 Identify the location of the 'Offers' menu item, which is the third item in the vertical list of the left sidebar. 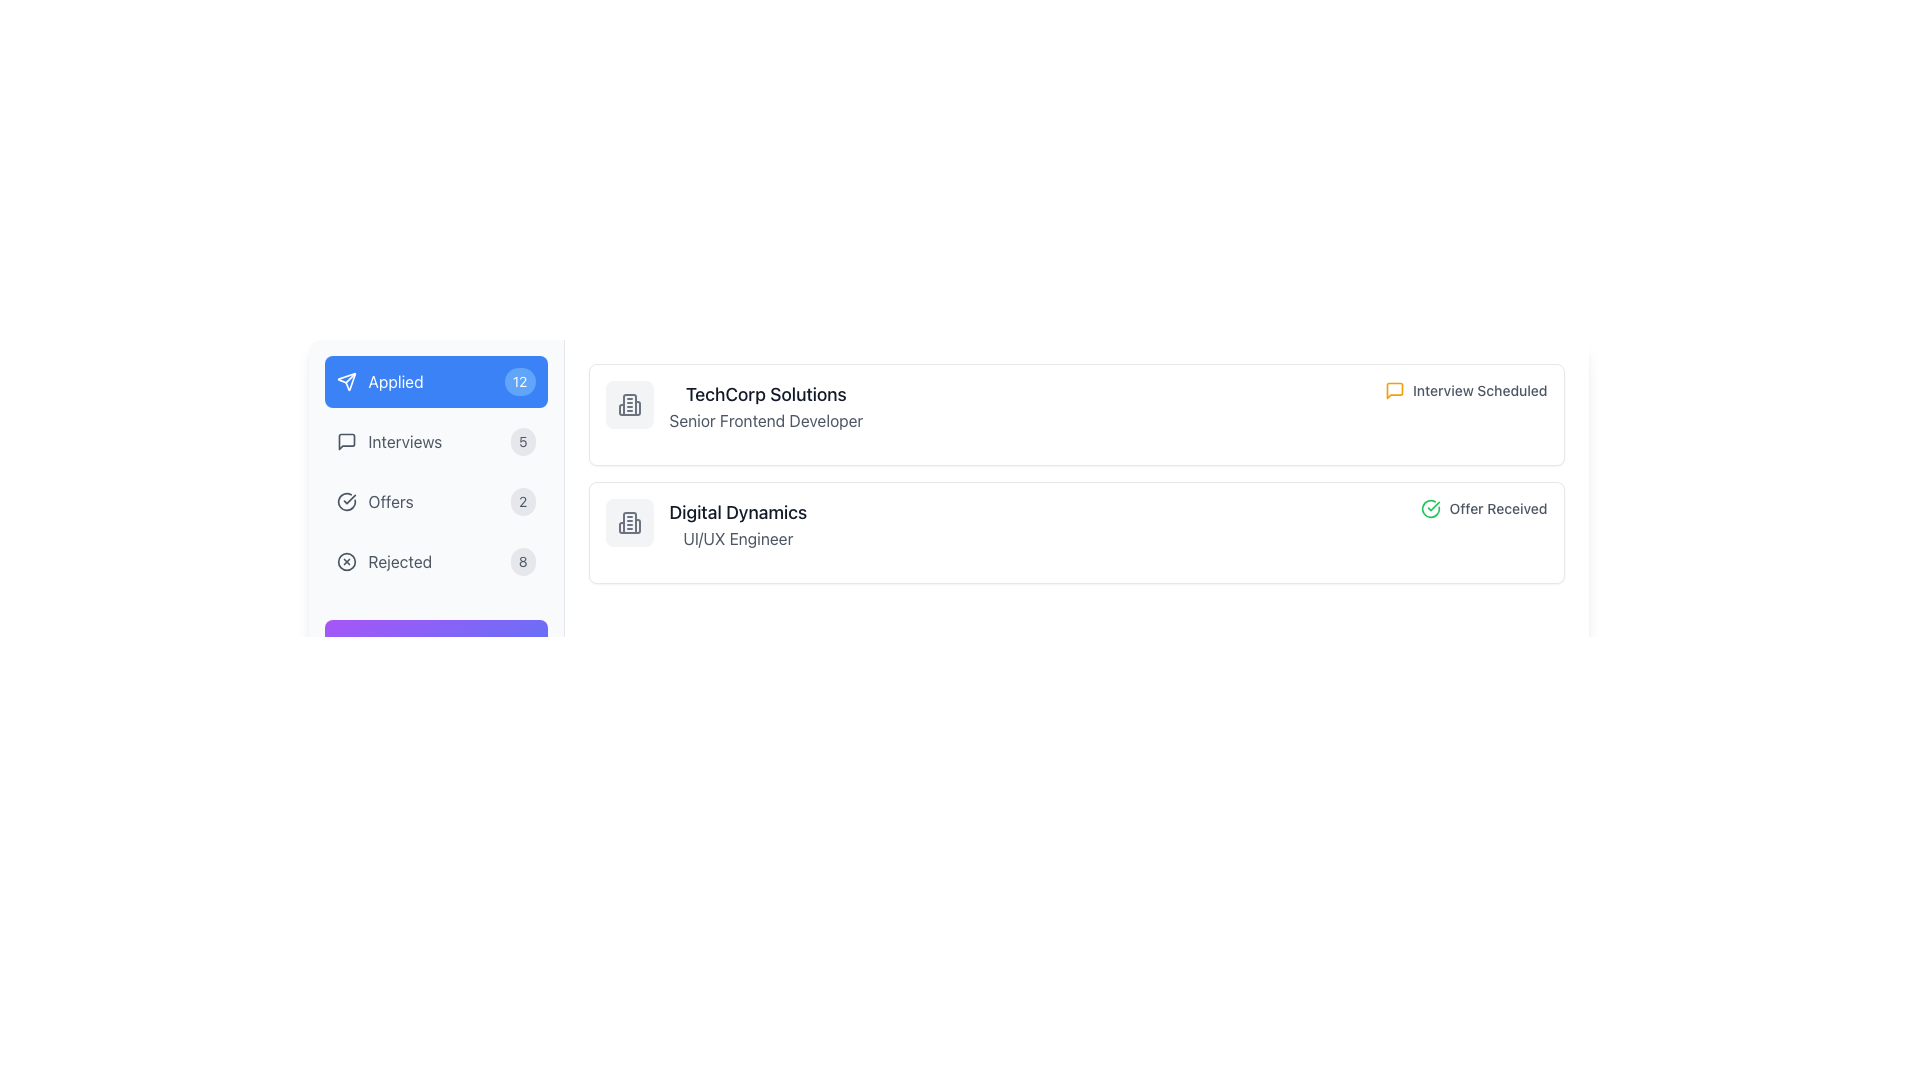
(374, 500).